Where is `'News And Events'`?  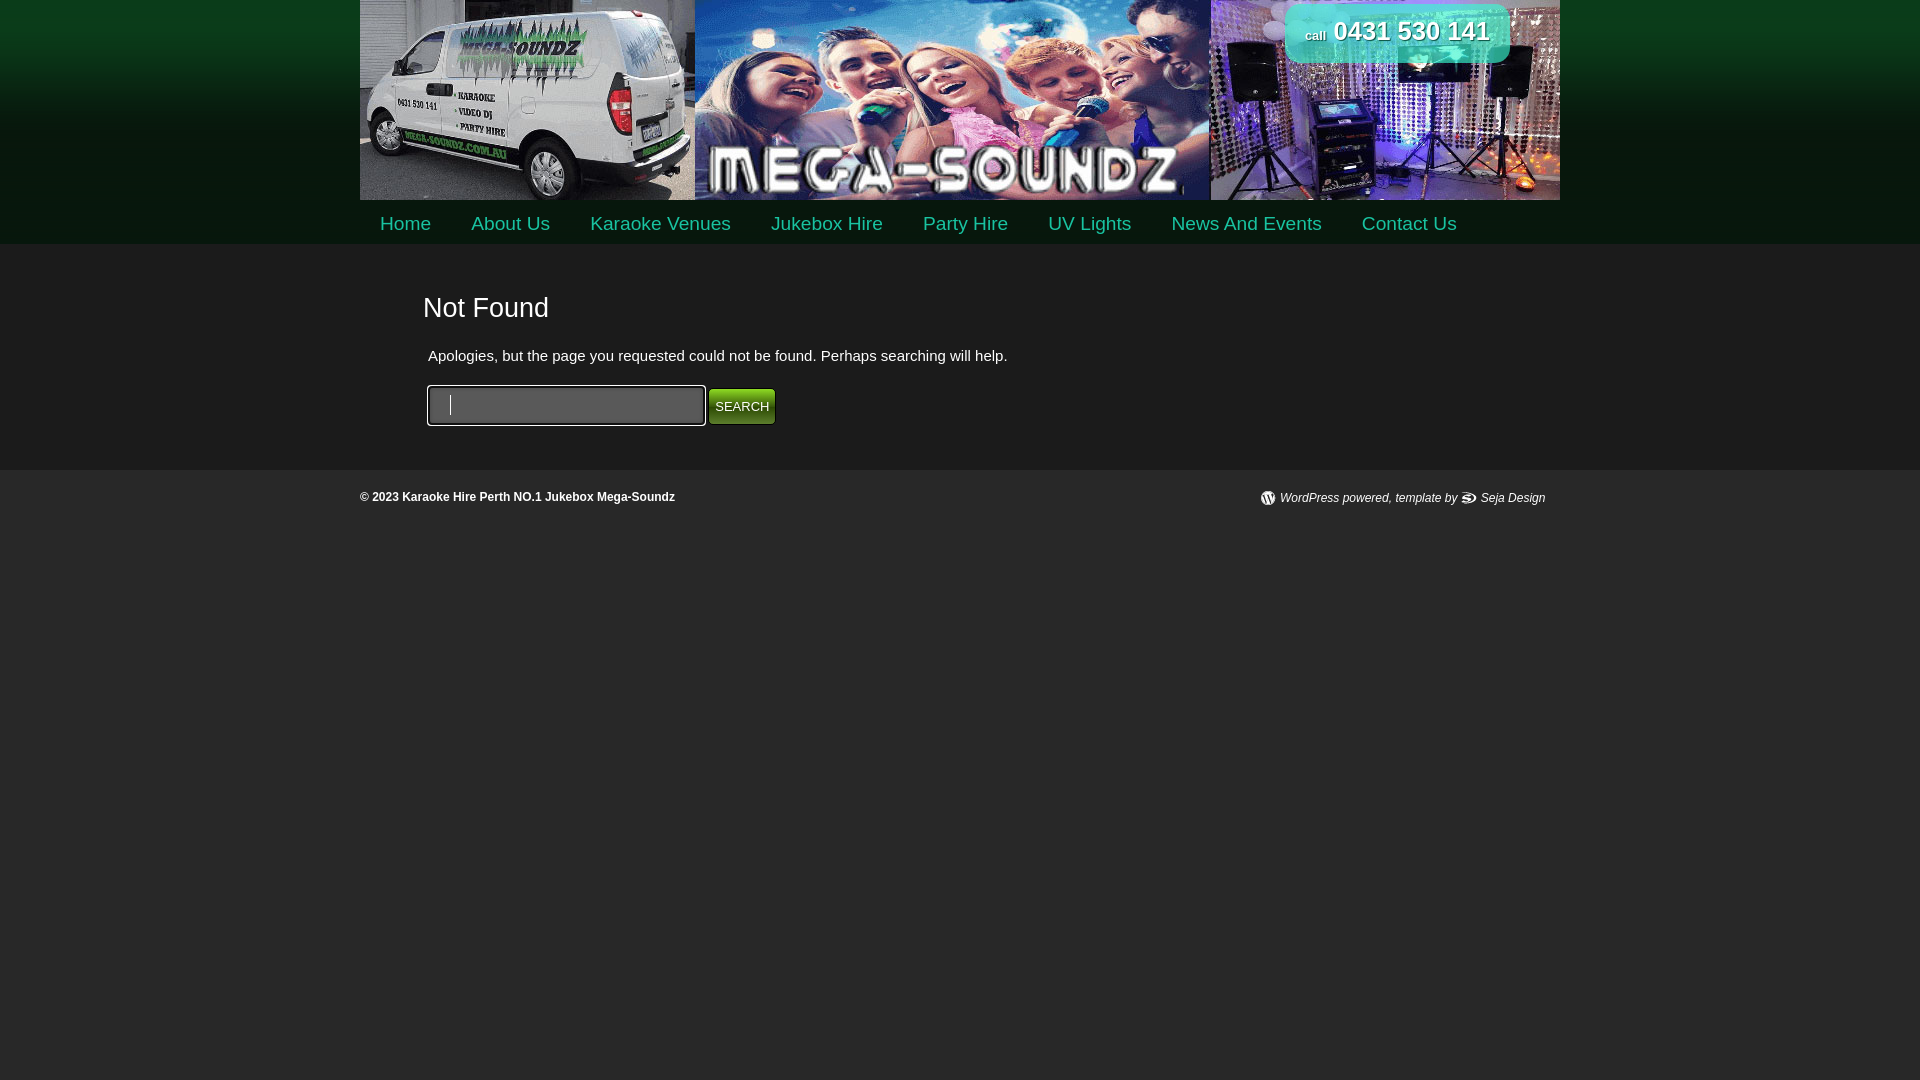
'News And Events' is located at coordinates (1245, 223).